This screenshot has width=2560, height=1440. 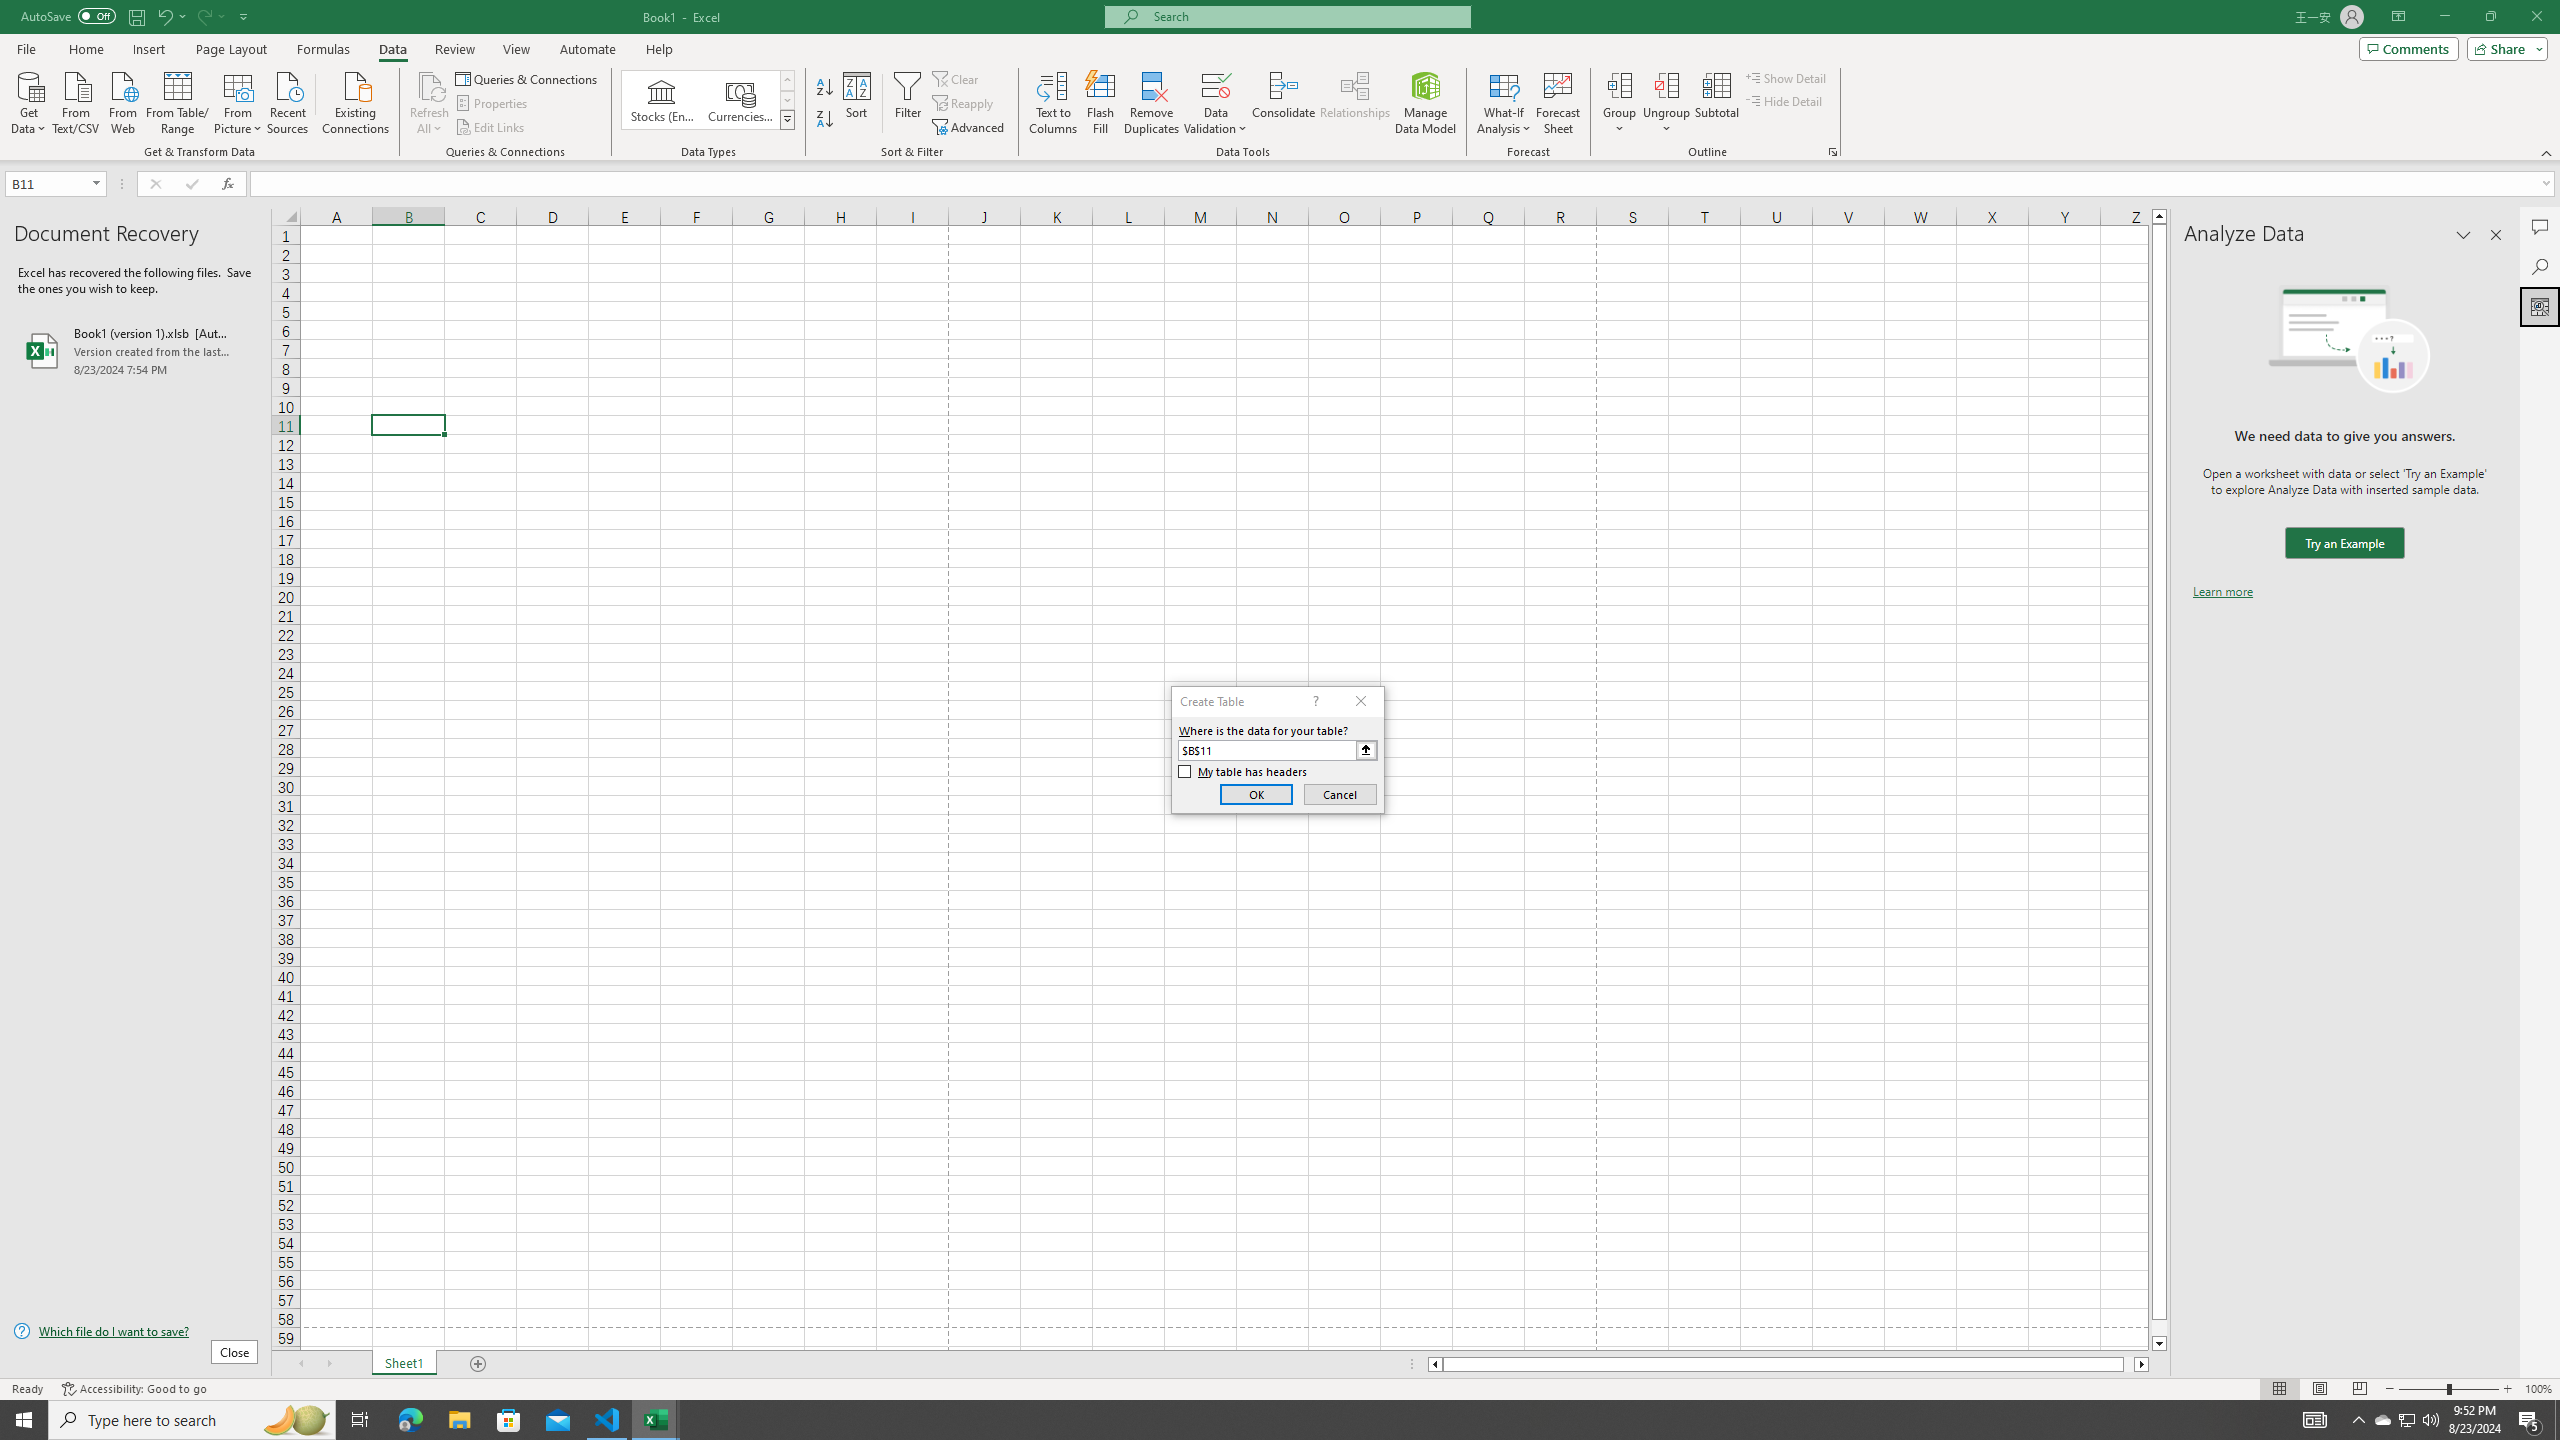 I want to click on 'Flash Fill', so click(x=1100, y=103).